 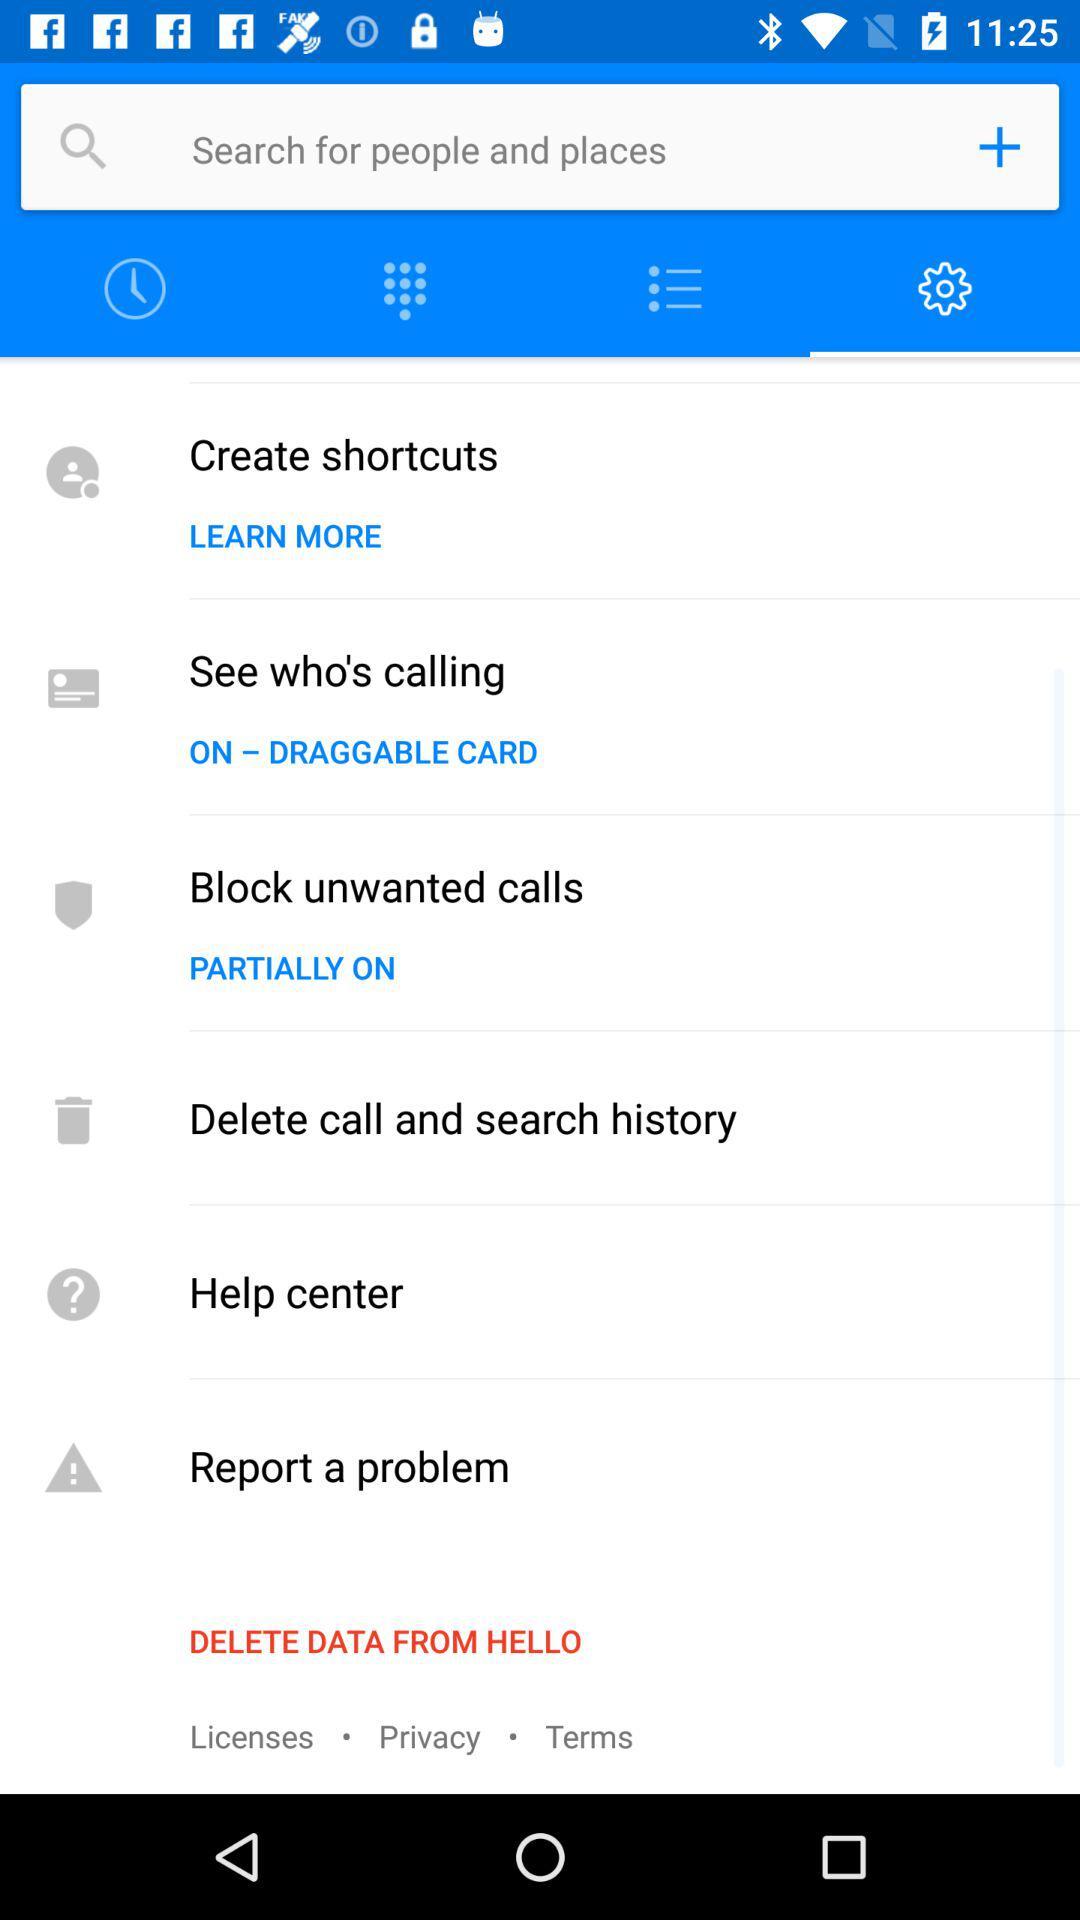 I want to click on the list icon, so click(x=675, y=288).